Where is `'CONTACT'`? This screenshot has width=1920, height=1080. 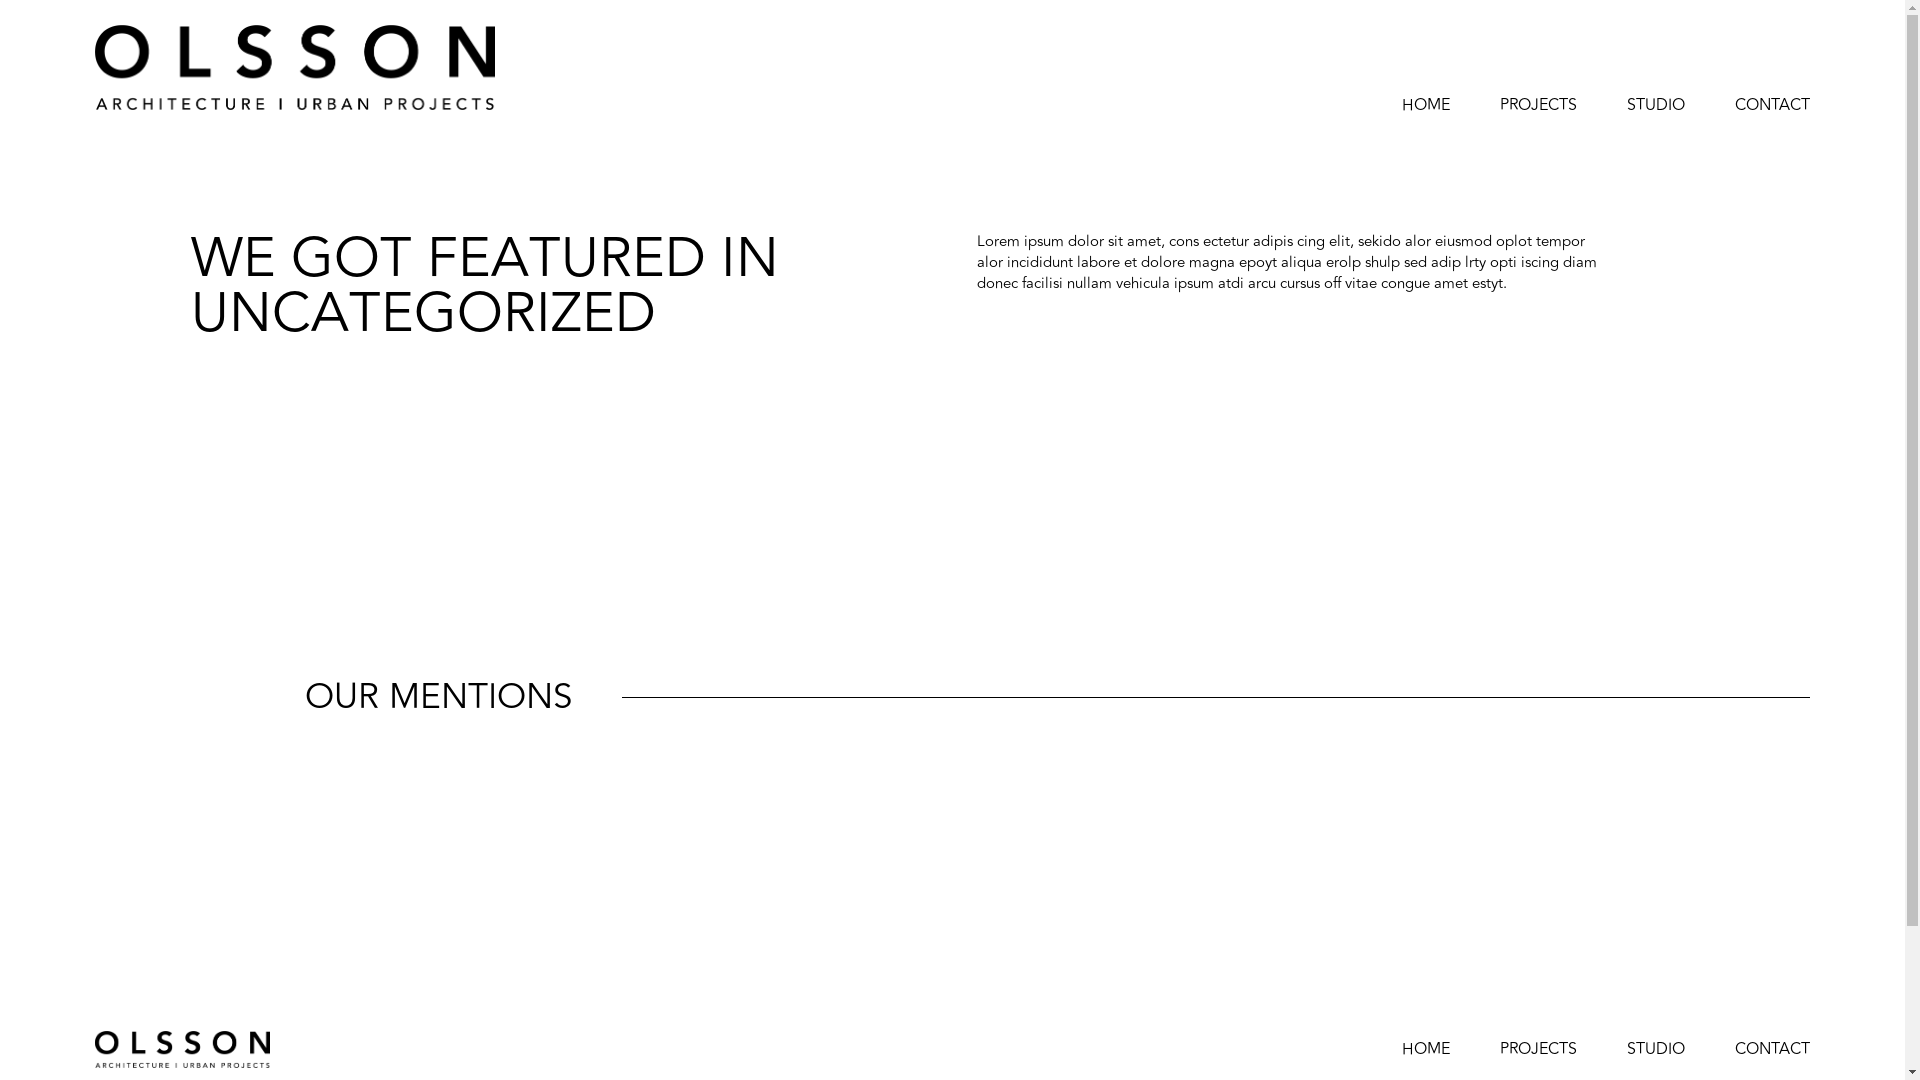
'CONTACT' is located at coordinates (1772, 104).